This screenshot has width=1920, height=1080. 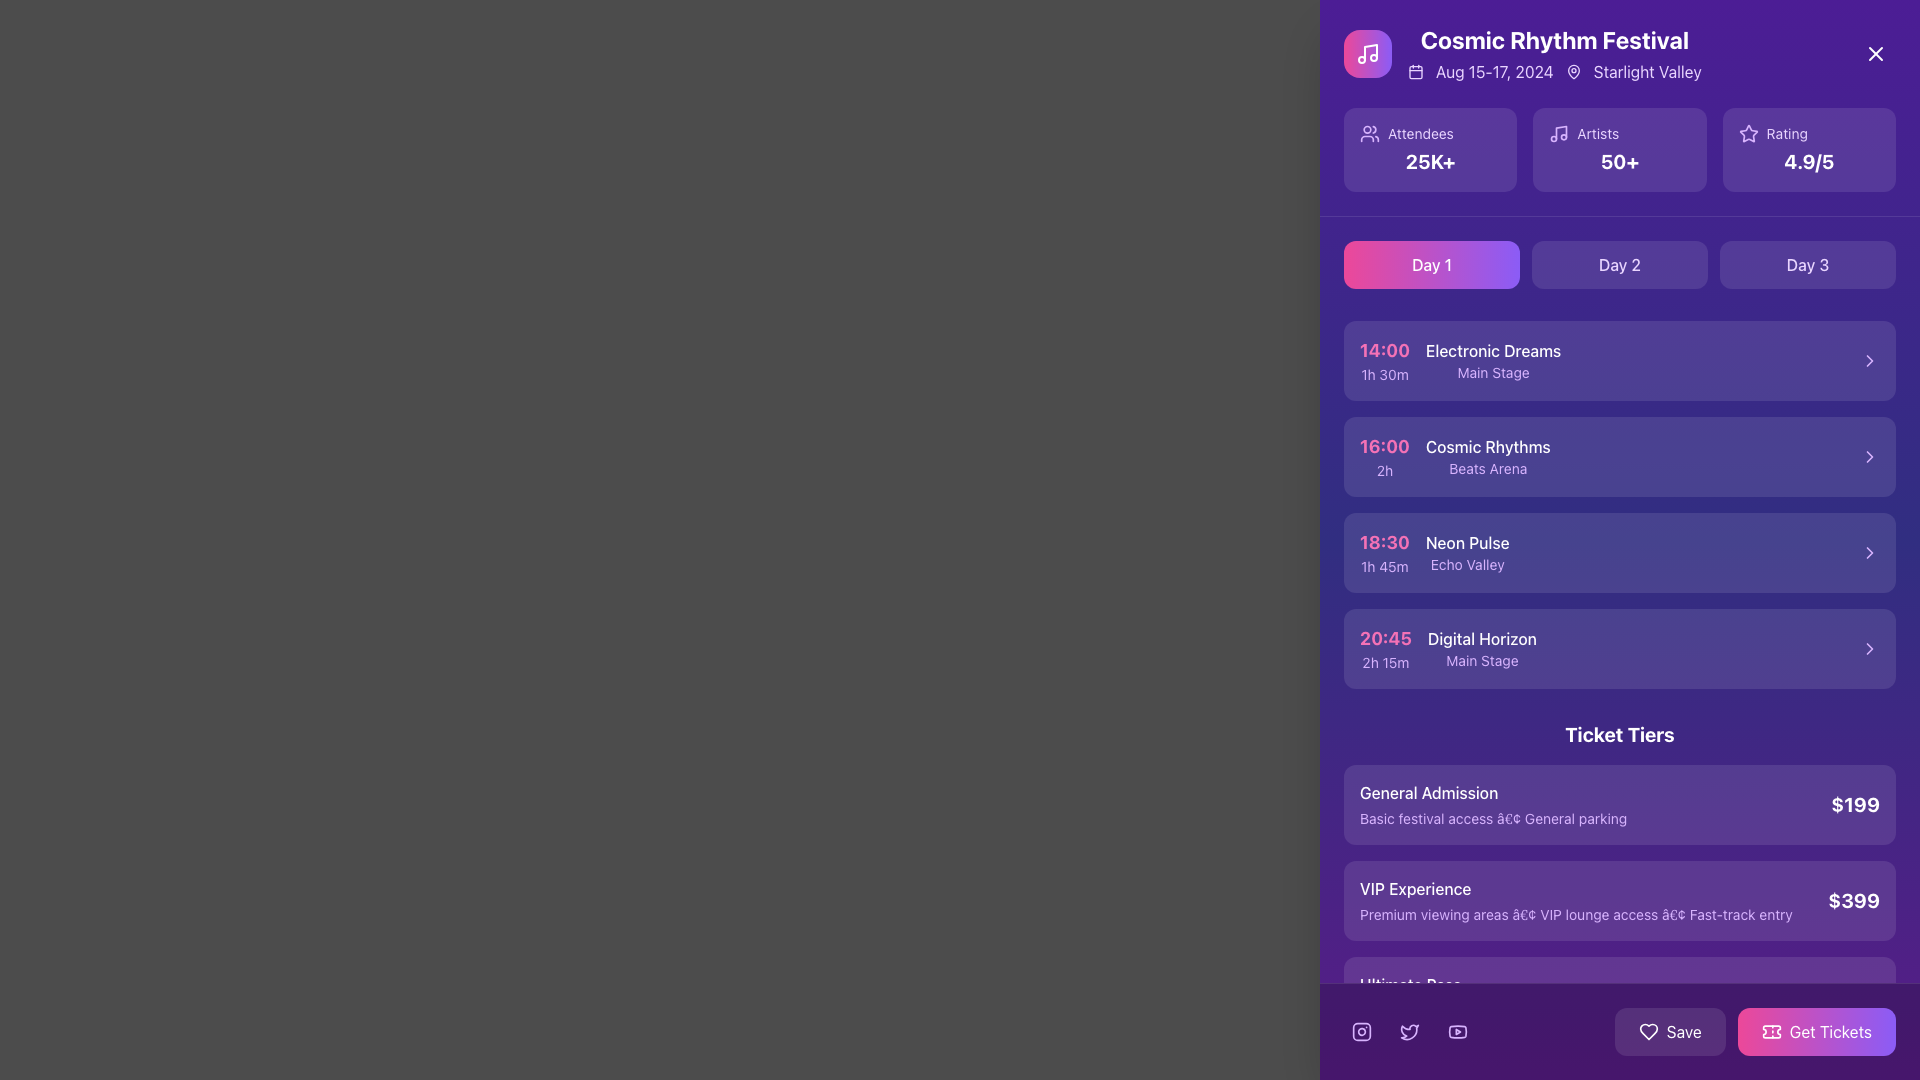 What do you see at coordinates (1482, 639) in the screenshot?
I see `the static text label displaying 'Digital Horizon' which is styled in white font on a dark purple background, located in the event details section under the time slot (20:45) and above the 'Main Stage' subtitle` at bounding box center [1482, 639].